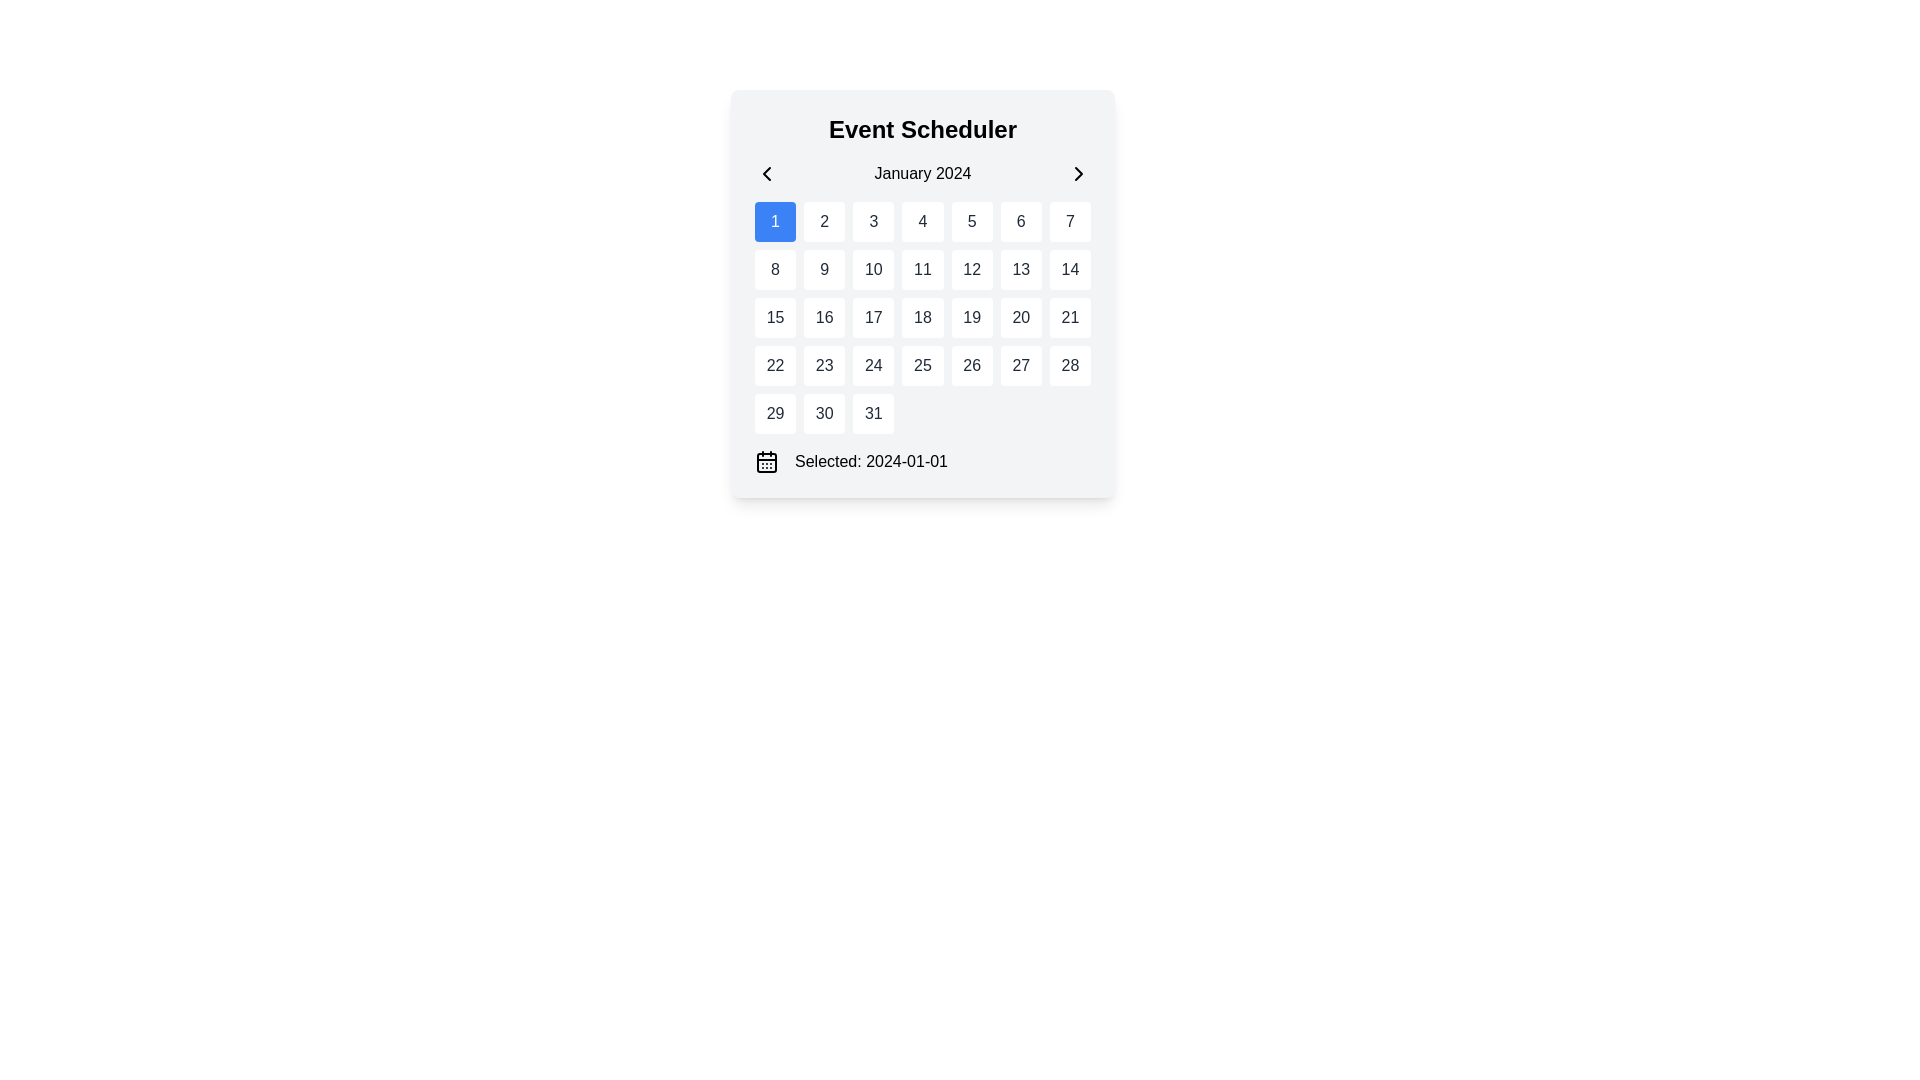  I want to click on displayed date in the box representing the day '13' within the monthly calendar view, located in the second row and sixth column of the calendar grid, so click(1021, 270).